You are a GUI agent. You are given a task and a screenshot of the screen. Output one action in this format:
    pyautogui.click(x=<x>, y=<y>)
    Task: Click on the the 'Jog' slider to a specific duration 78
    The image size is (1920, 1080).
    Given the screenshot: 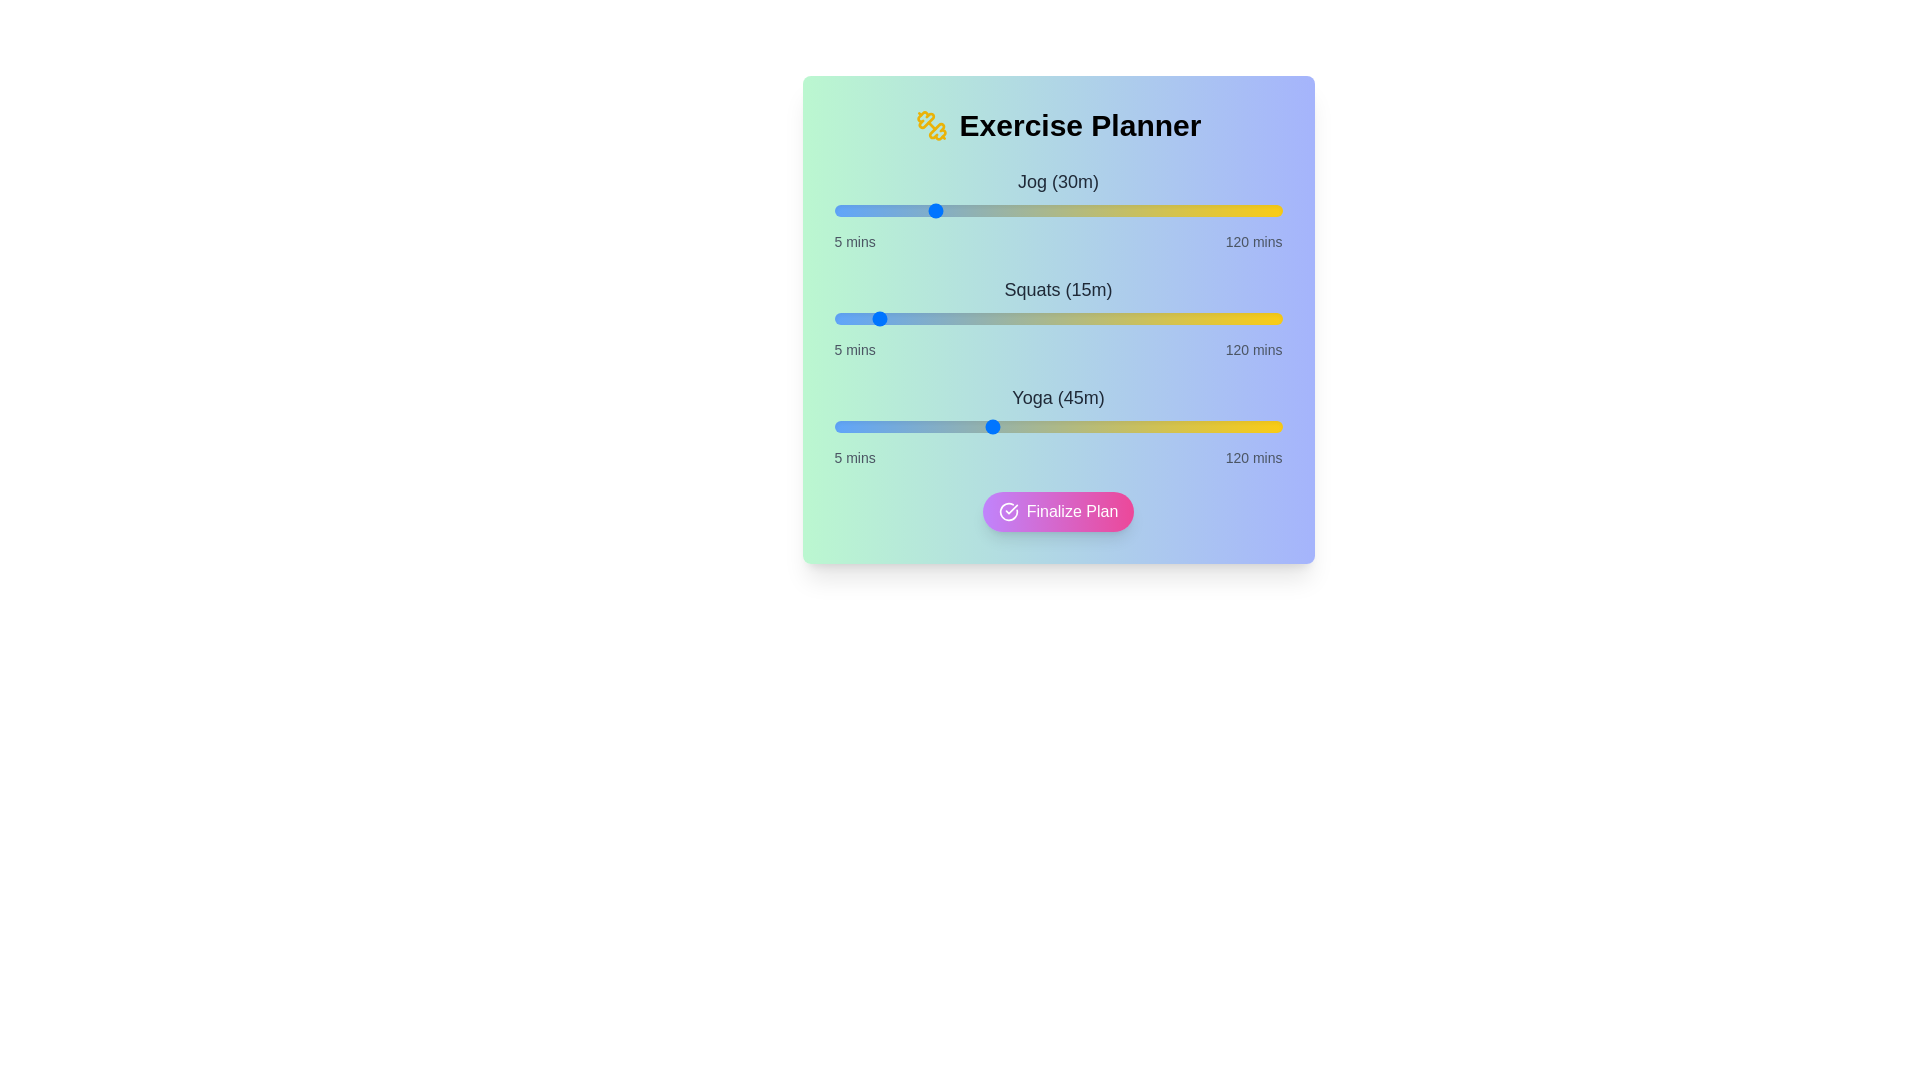 What is the action you would take?
    pyautogui.click(x=1117, y=211)
    